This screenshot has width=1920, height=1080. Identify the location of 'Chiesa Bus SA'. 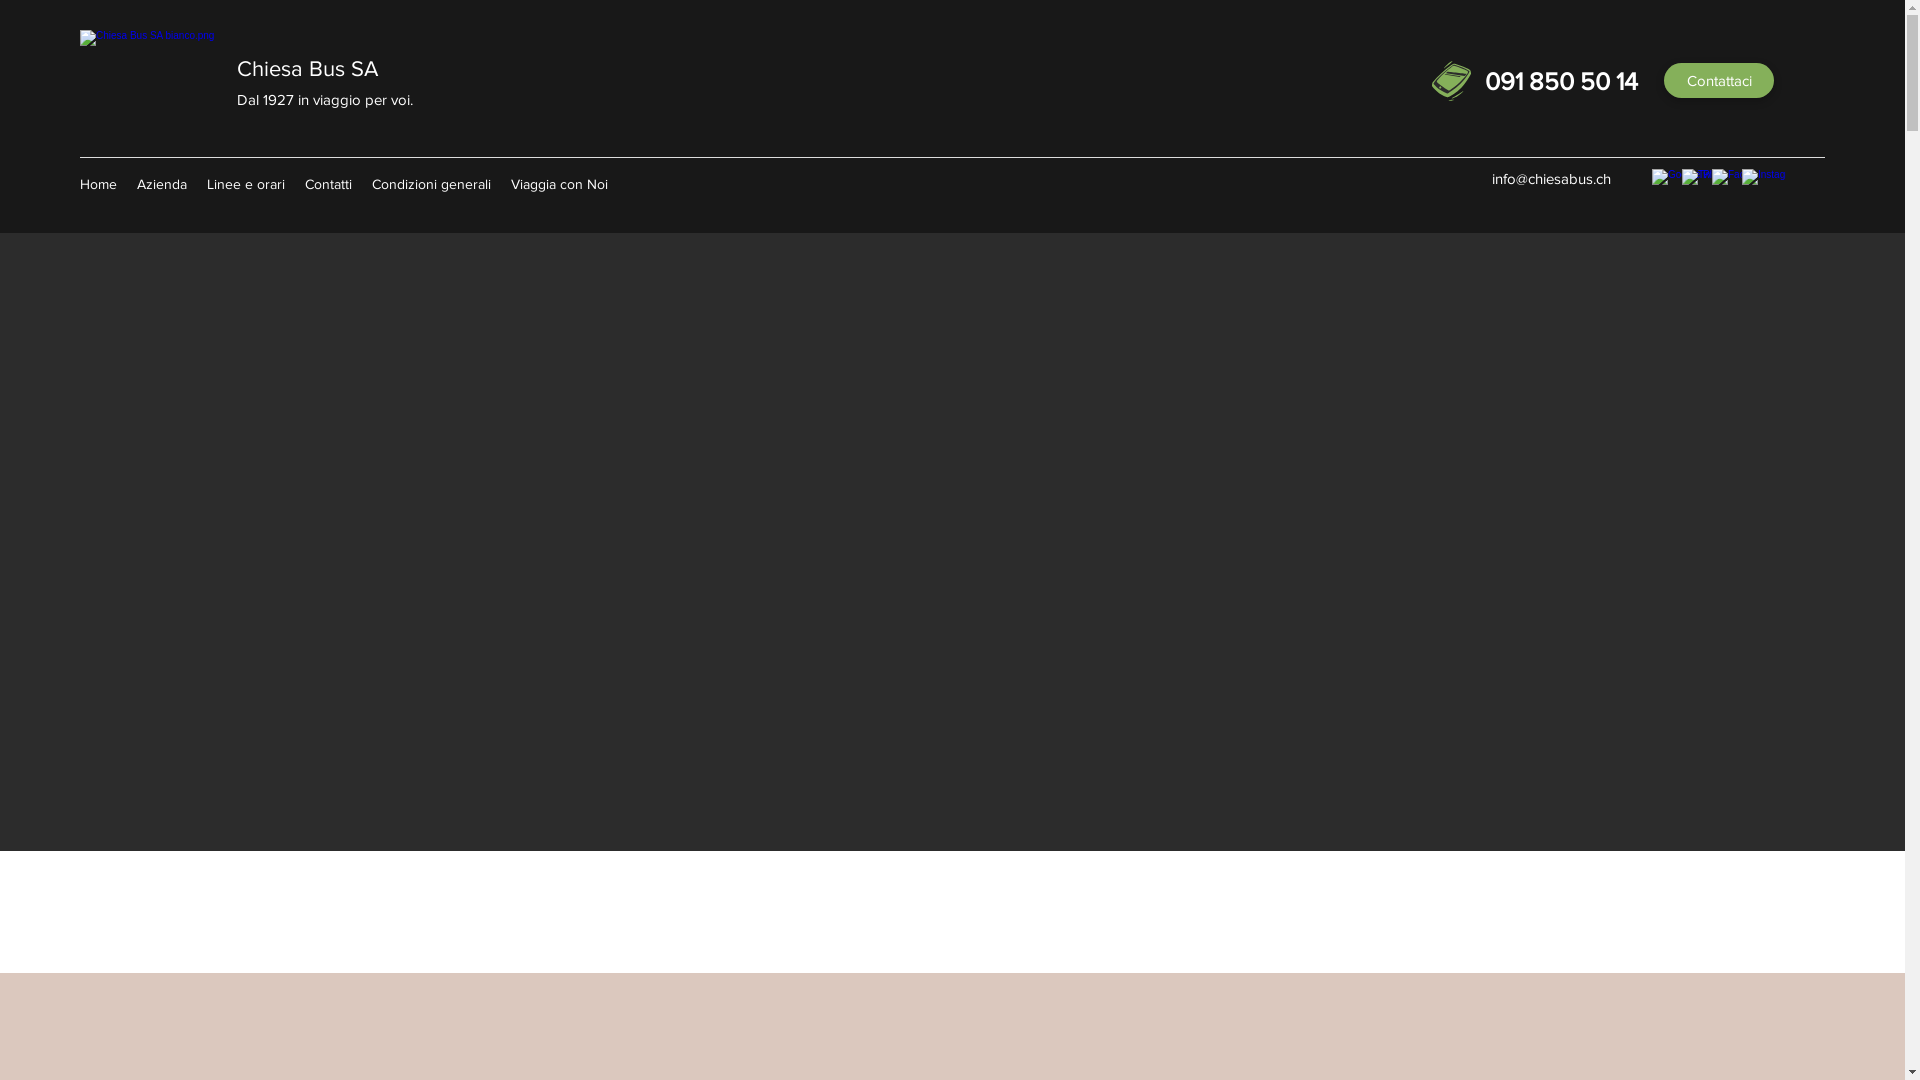
(306, 67).